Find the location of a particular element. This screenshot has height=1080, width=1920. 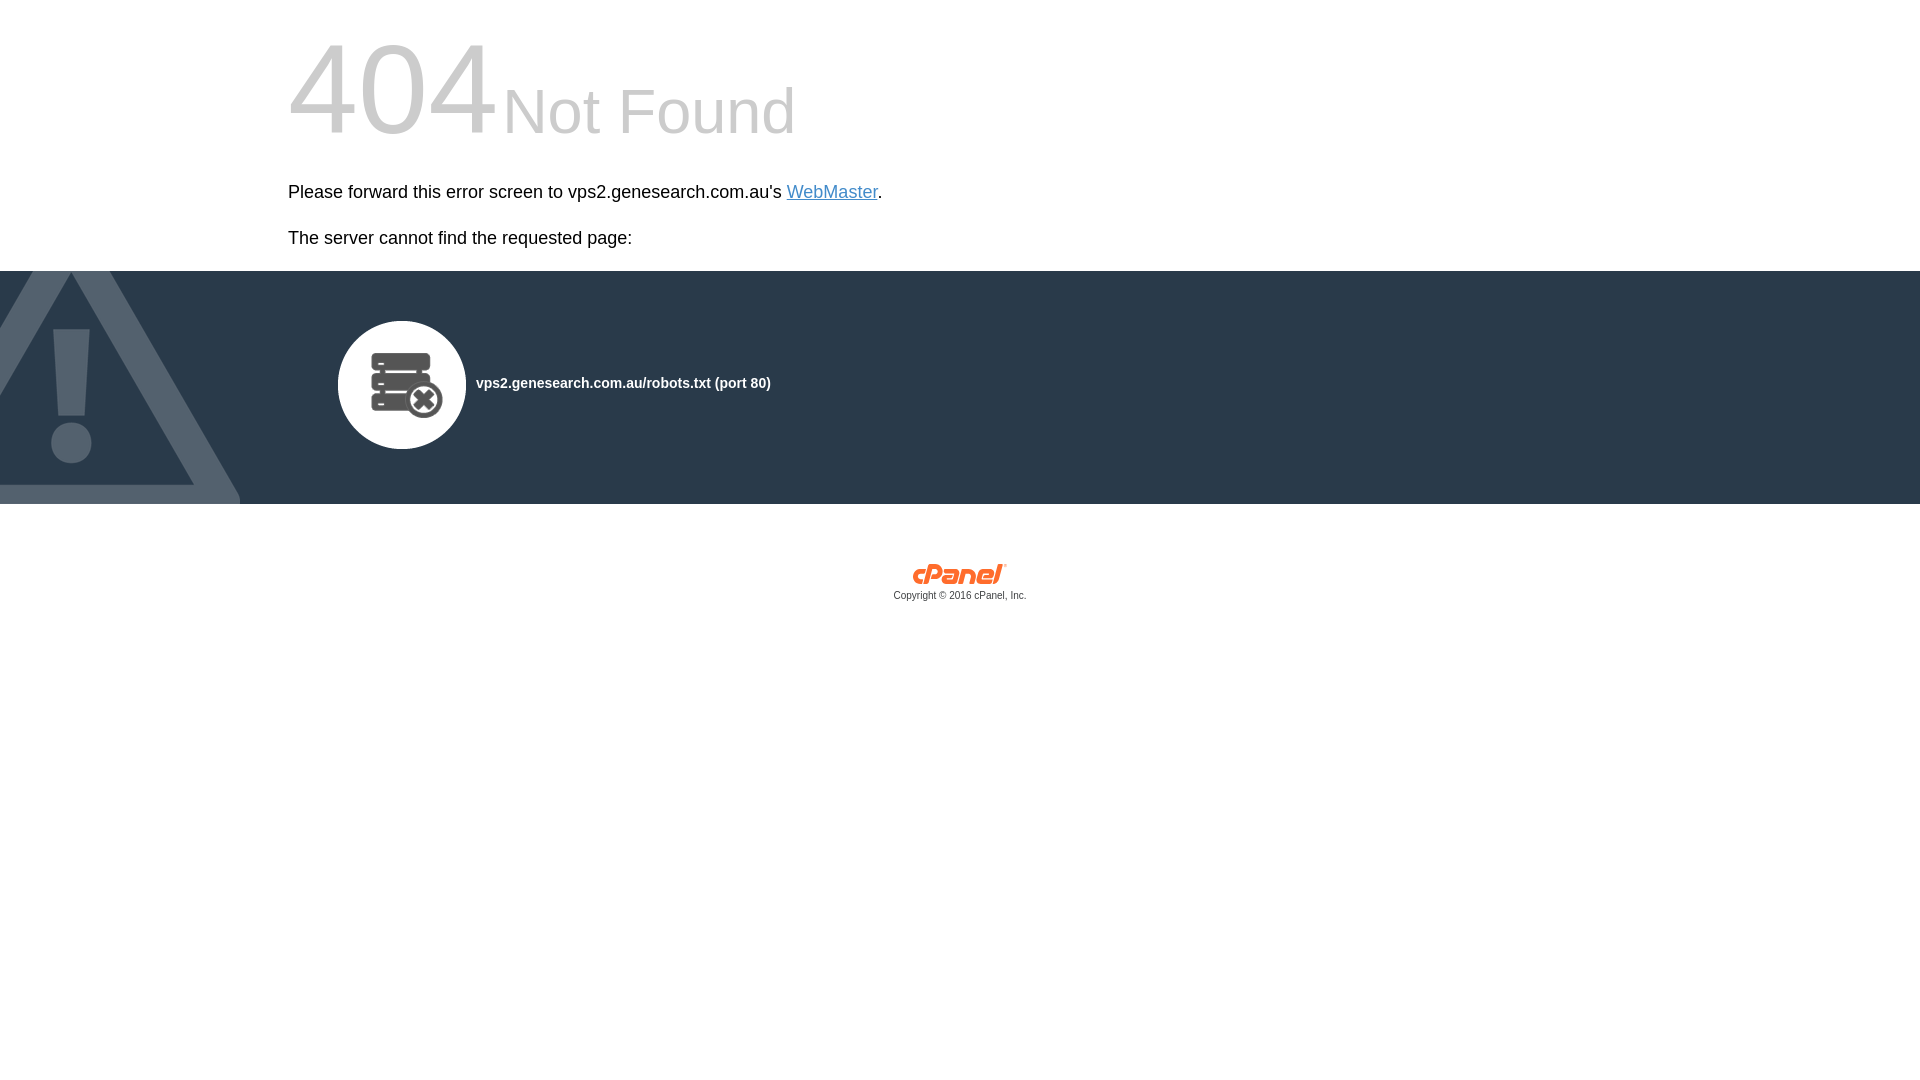

'WebMaster' is located at coordinates (832, 192).